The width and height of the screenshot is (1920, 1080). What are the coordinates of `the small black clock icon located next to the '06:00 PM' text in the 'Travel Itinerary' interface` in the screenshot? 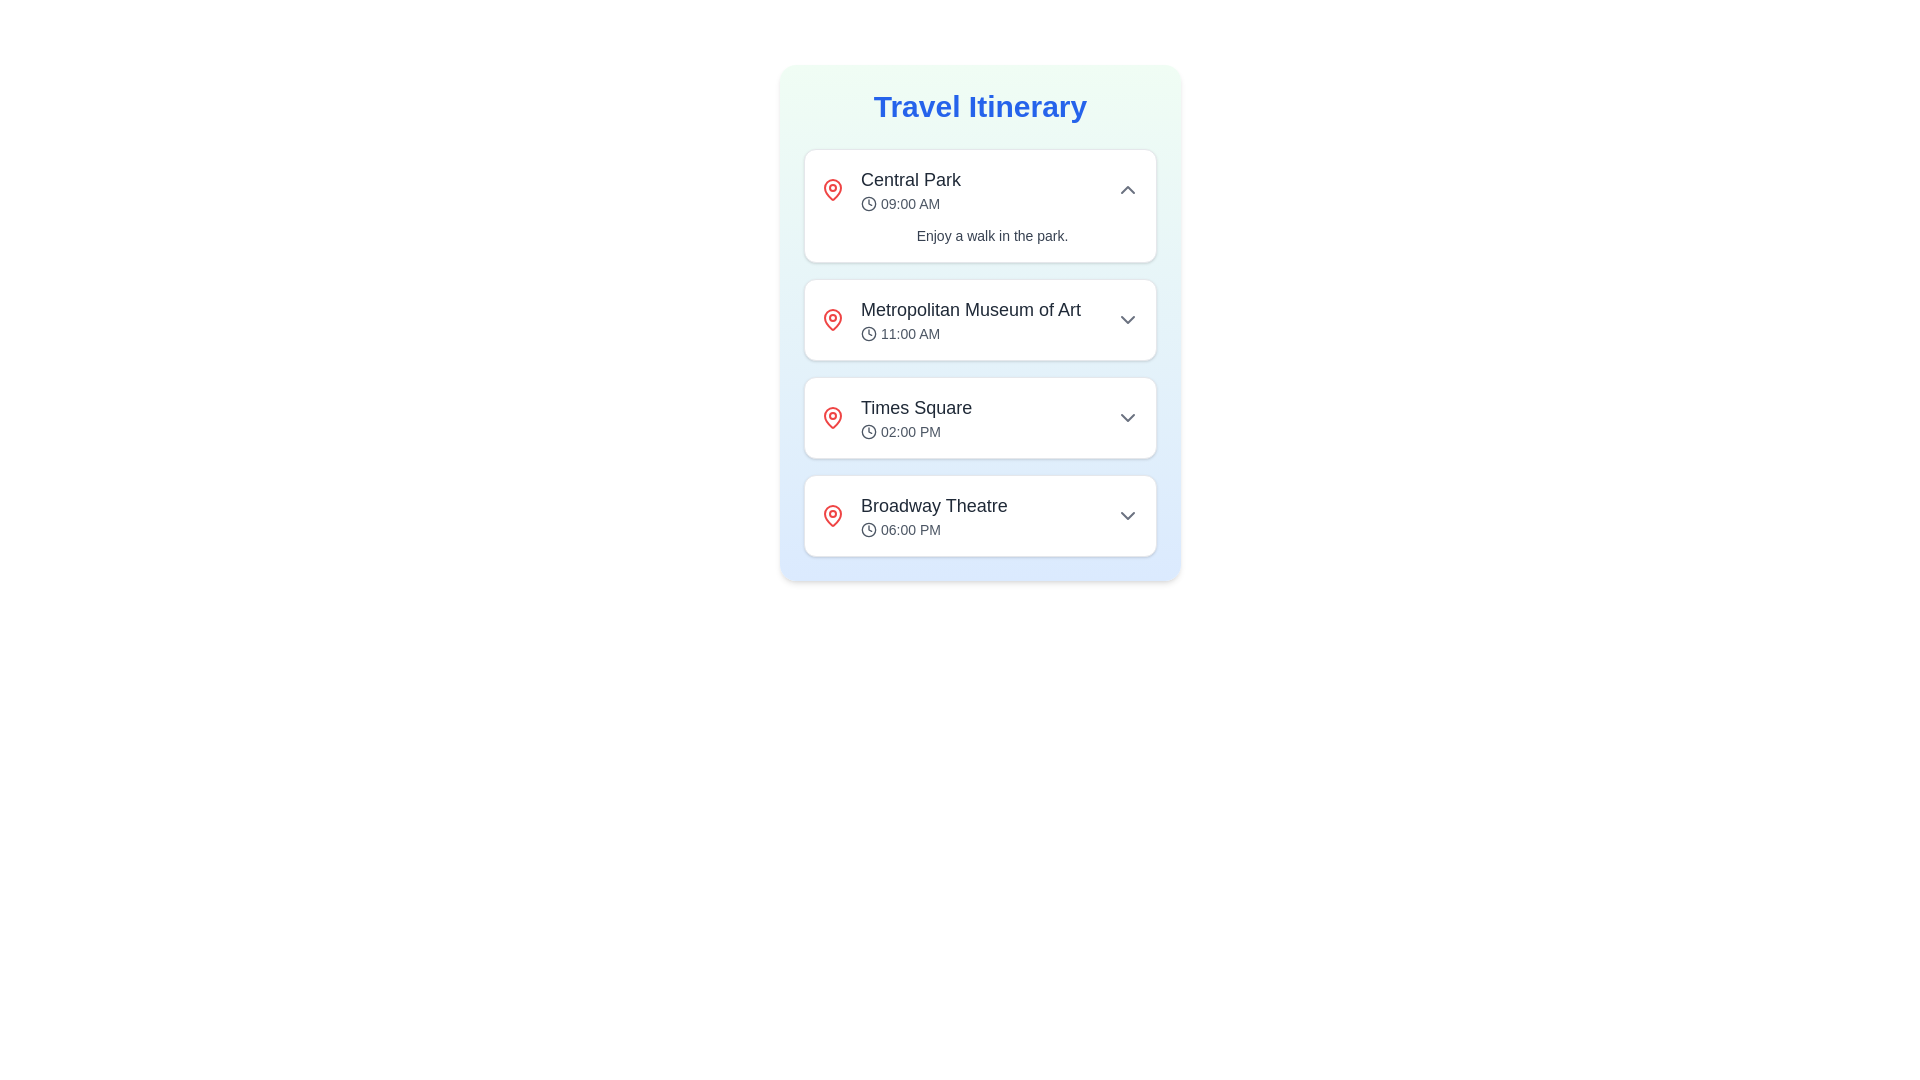 It's located at (868, 528).